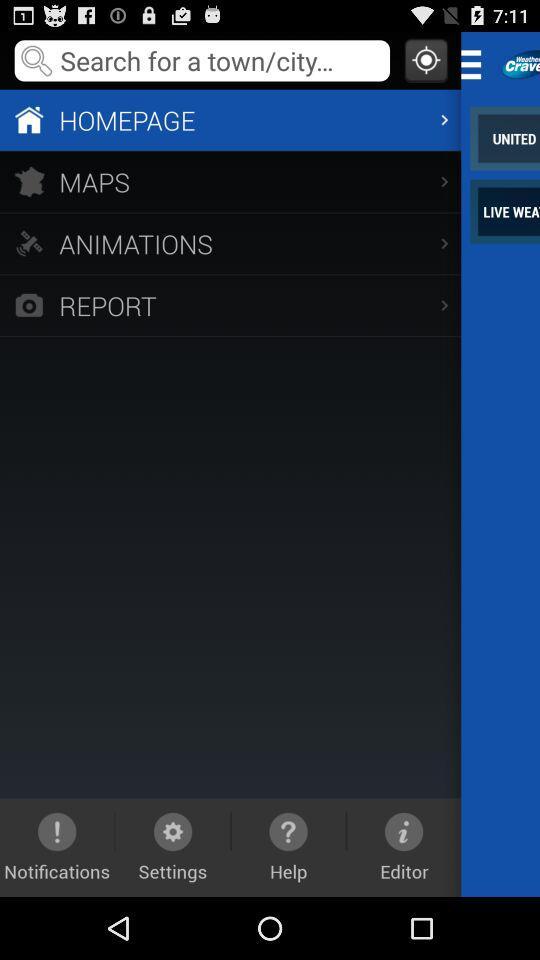 The height and width of the screenshot is (960, 540). What do you see at coordinates (425, 64) in the screenshot?
I see `the location_crosshair icon` at bounding box center [425, 64].